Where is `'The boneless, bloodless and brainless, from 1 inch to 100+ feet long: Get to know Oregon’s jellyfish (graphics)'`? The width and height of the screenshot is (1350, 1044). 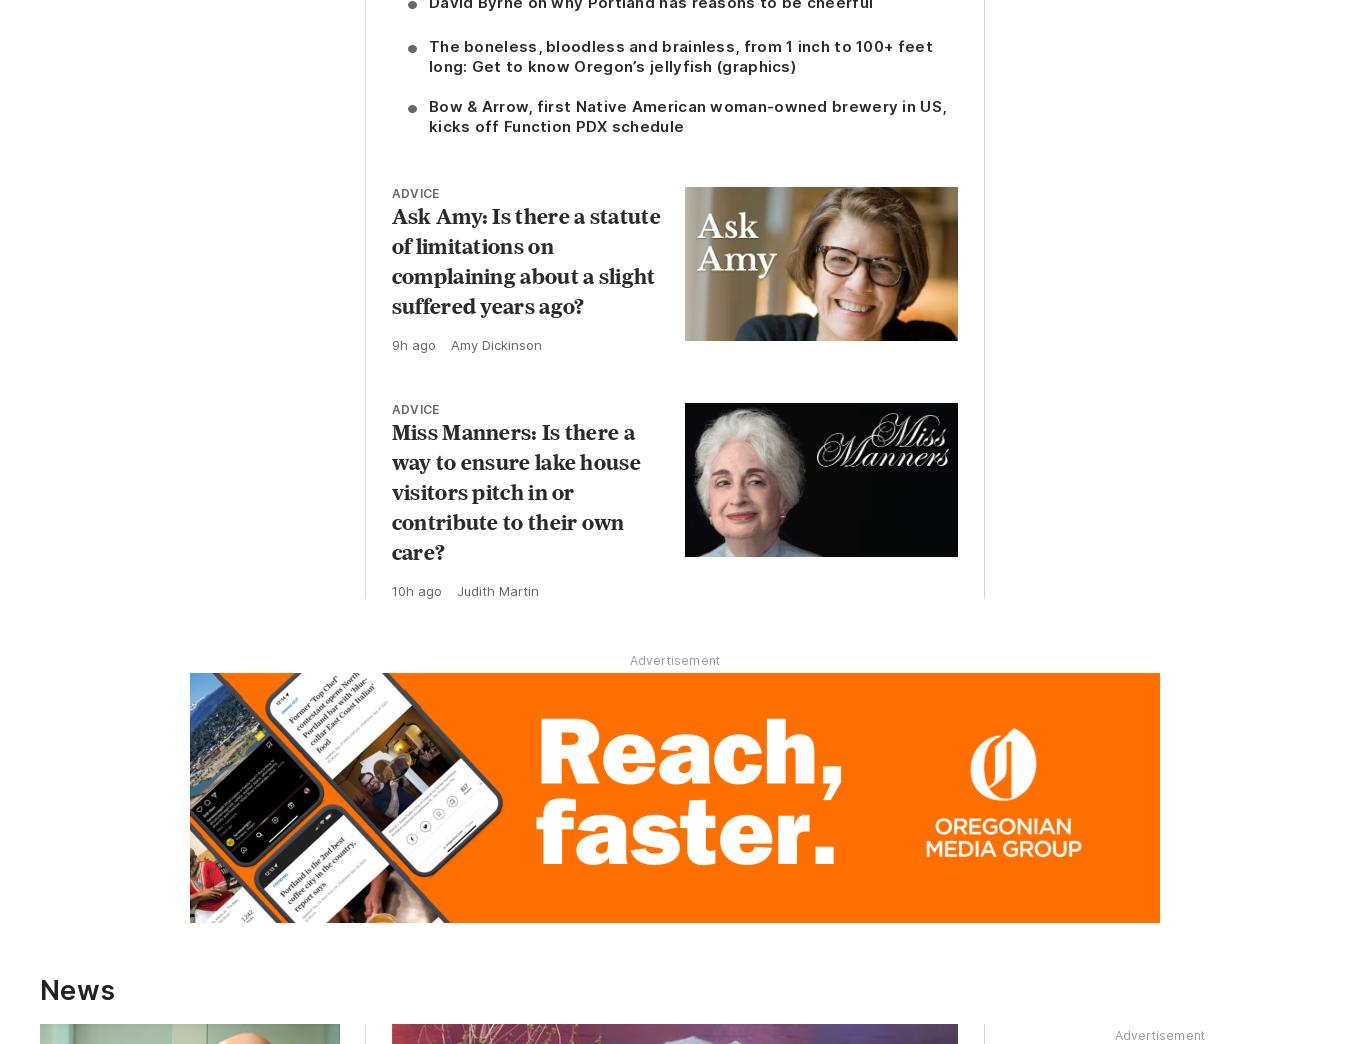
'The boneless, bloodless and brainless, from 1 inch to 100+ feet long: Get to know Oregon’s jellyfish (graphics)' is located at coordinates (678, 55).